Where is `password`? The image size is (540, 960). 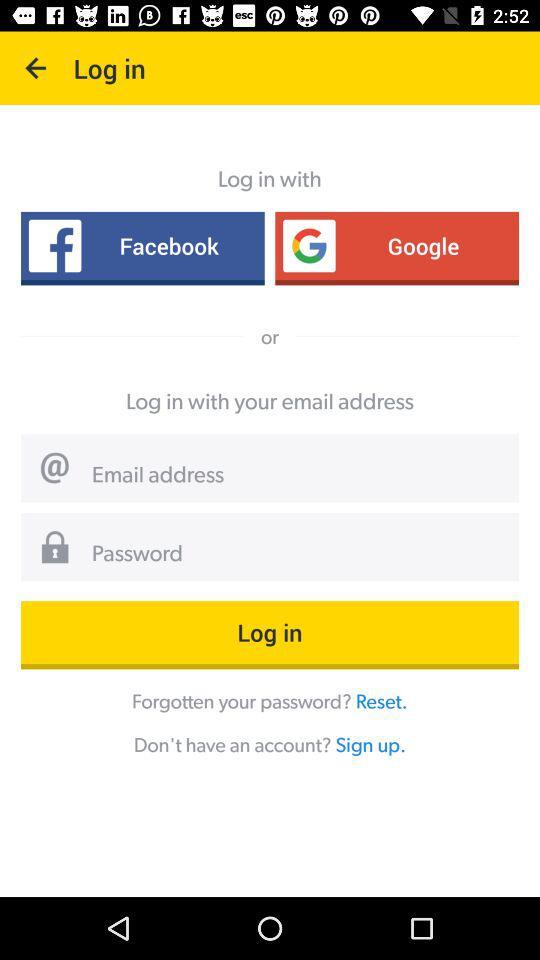 password is located at coordinates (297, 554).